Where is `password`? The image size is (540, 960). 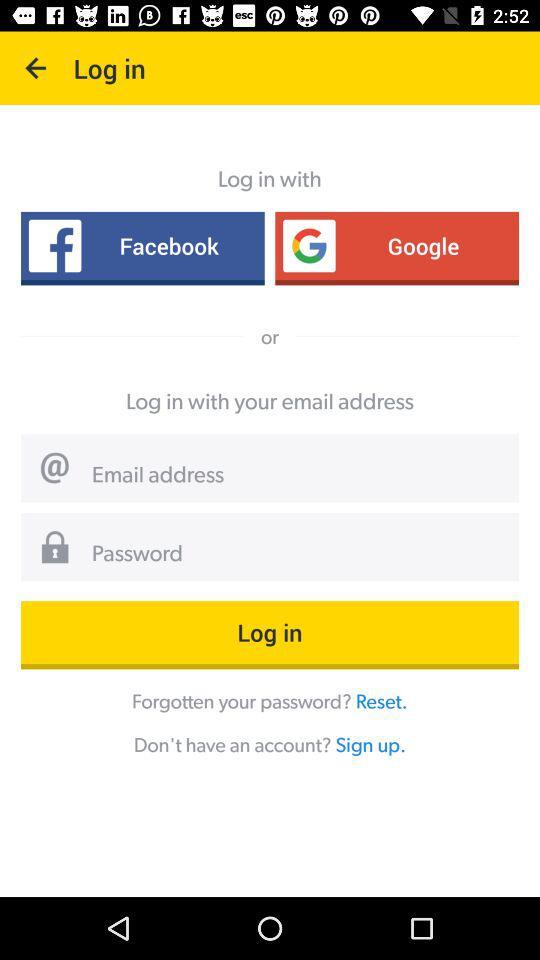 password is located at coordinates (297, 554).